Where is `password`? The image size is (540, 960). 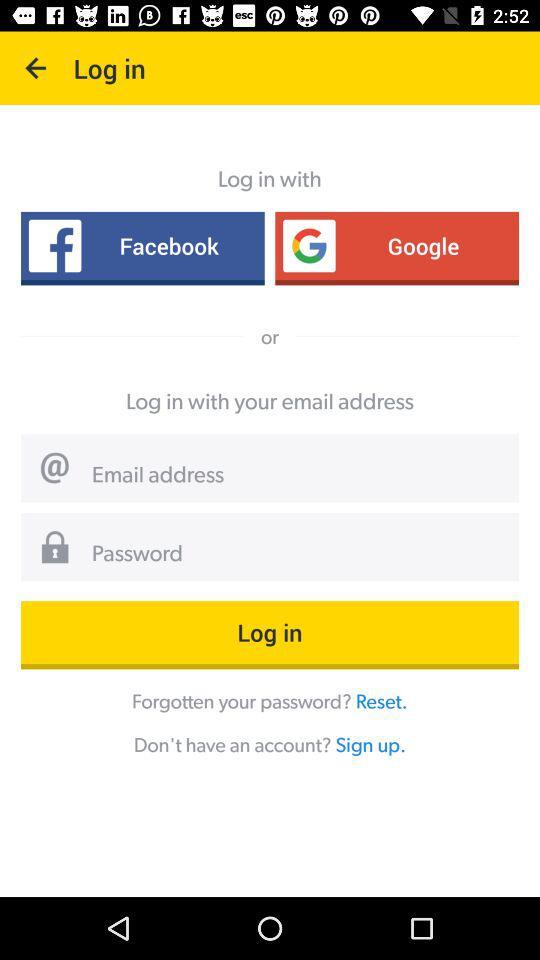 password is located at coordinates (297, 554).